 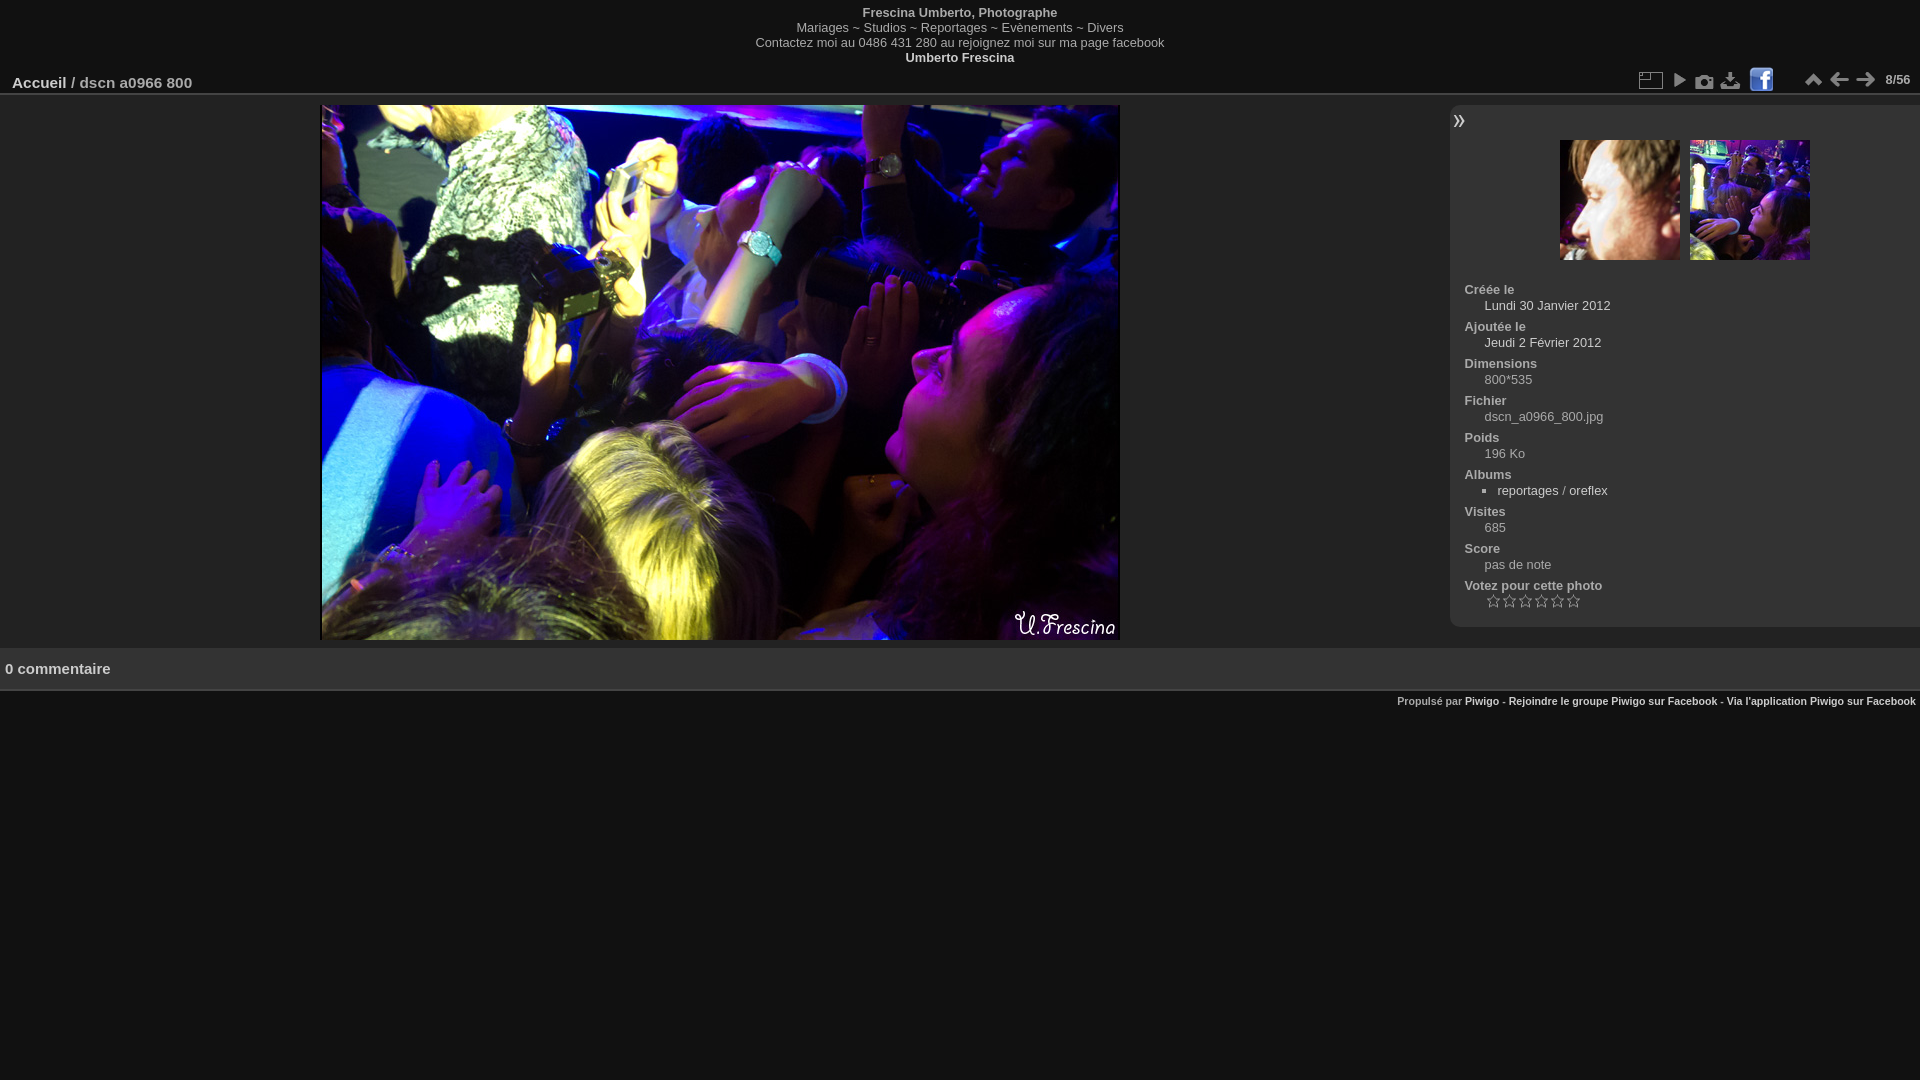 What do you see at coordinates (1761, 79) in the screenshot?
I see `'Partager sur Facebook'` at bounding box center [1761, 79].